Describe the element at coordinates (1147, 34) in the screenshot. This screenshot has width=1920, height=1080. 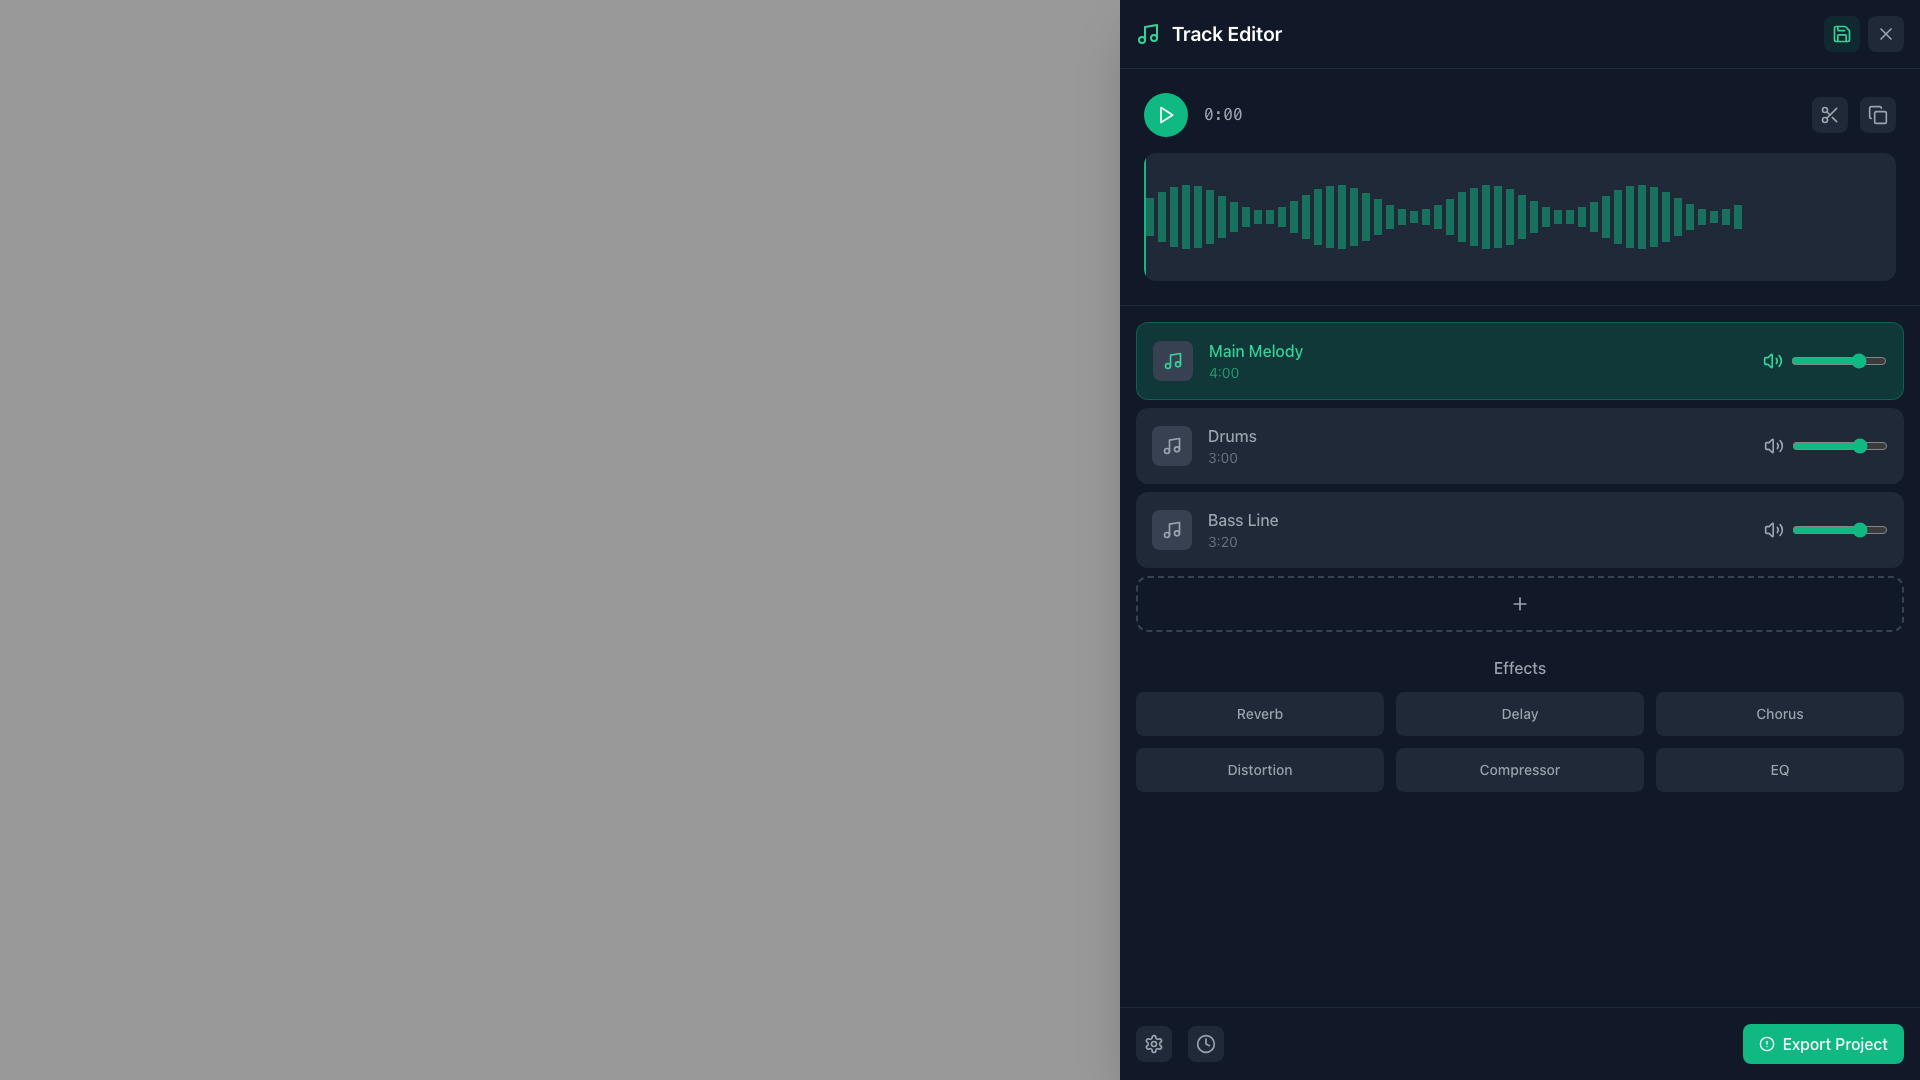
I see `the music note icon with a green stroke located to the left of the 'Track Editor' text heading in the header bar` at that location.